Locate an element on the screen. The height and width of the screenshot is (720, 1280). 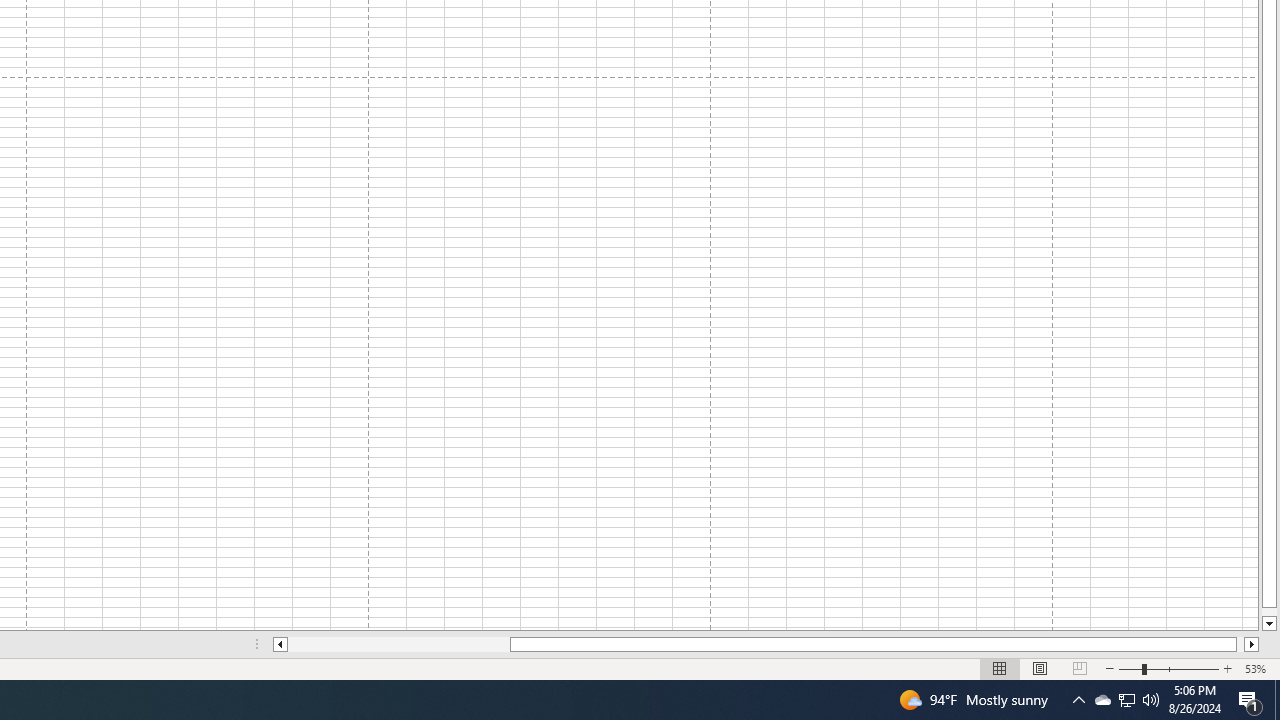
'Page right' is located at coordinates (1239, 644).